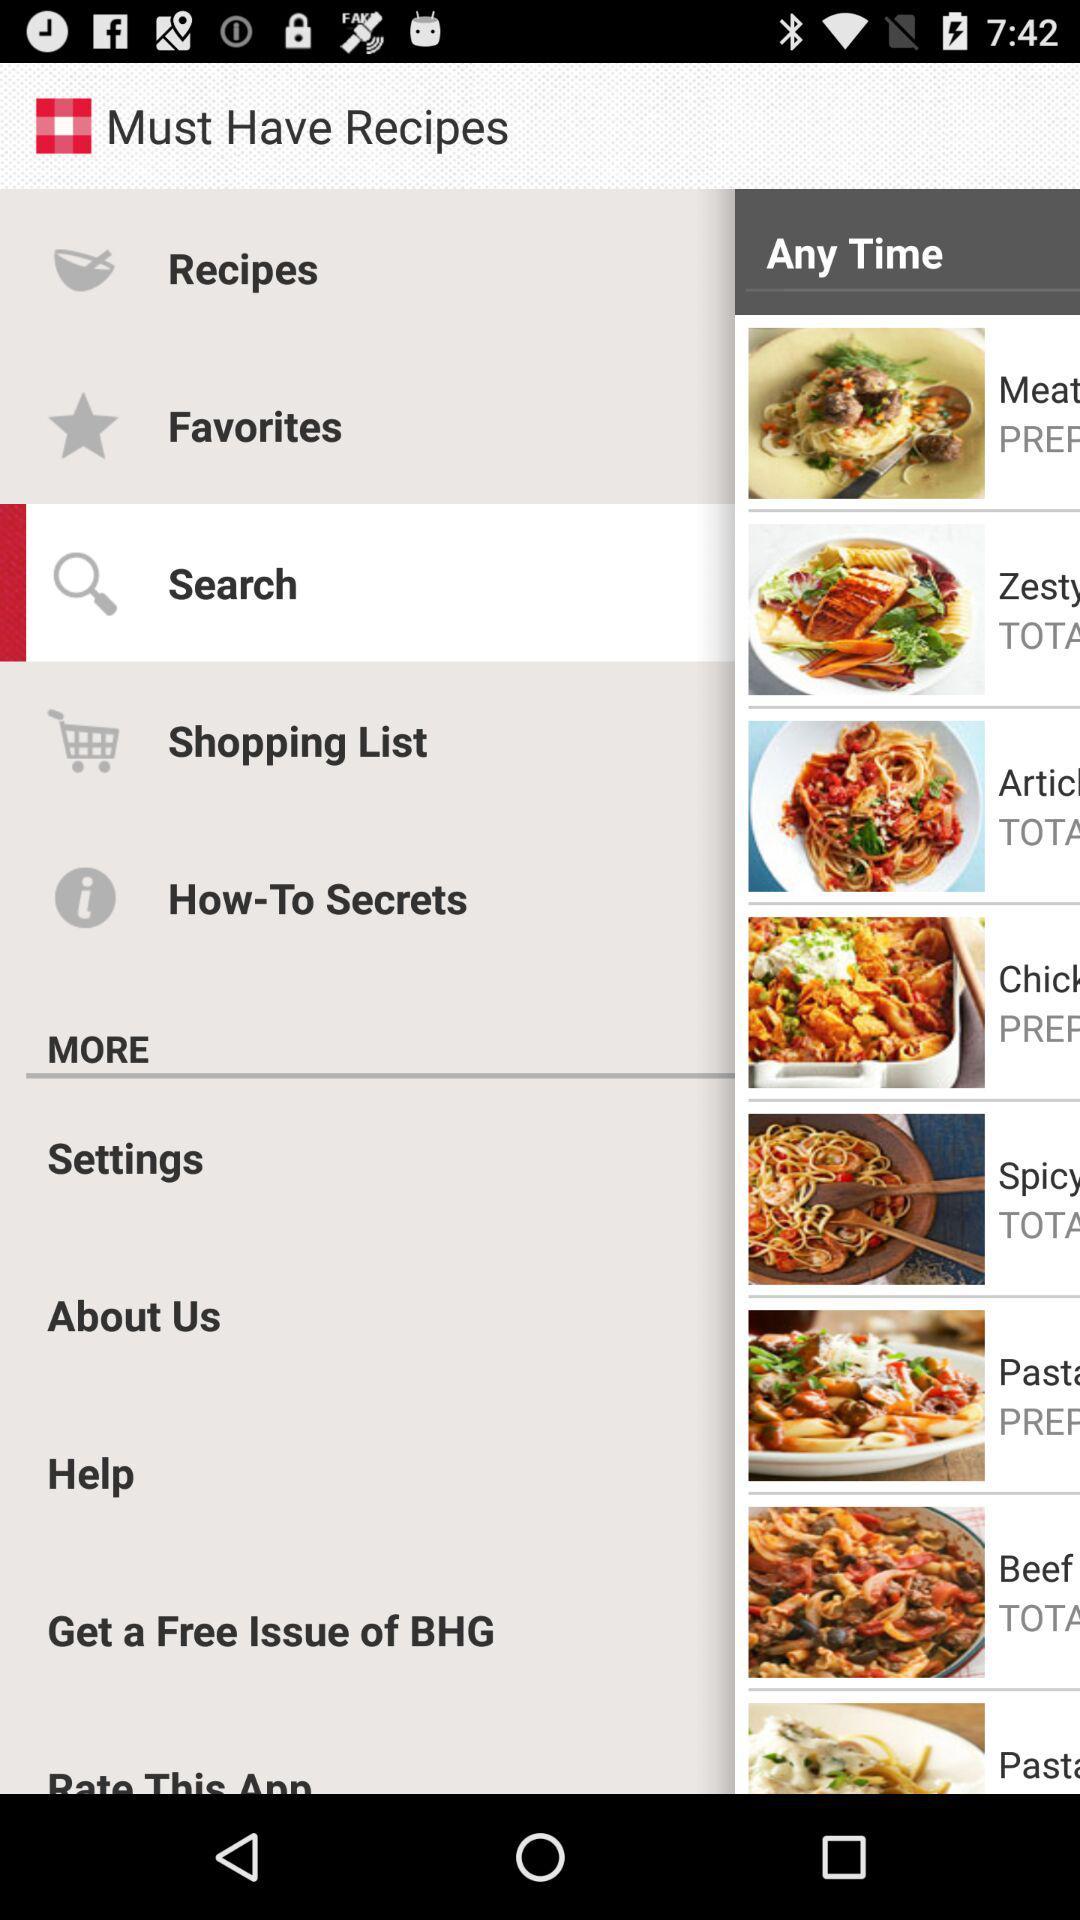 The height and width of the screenshot is (1920, 1080). I want to click on the help app, so click(91, 1472).